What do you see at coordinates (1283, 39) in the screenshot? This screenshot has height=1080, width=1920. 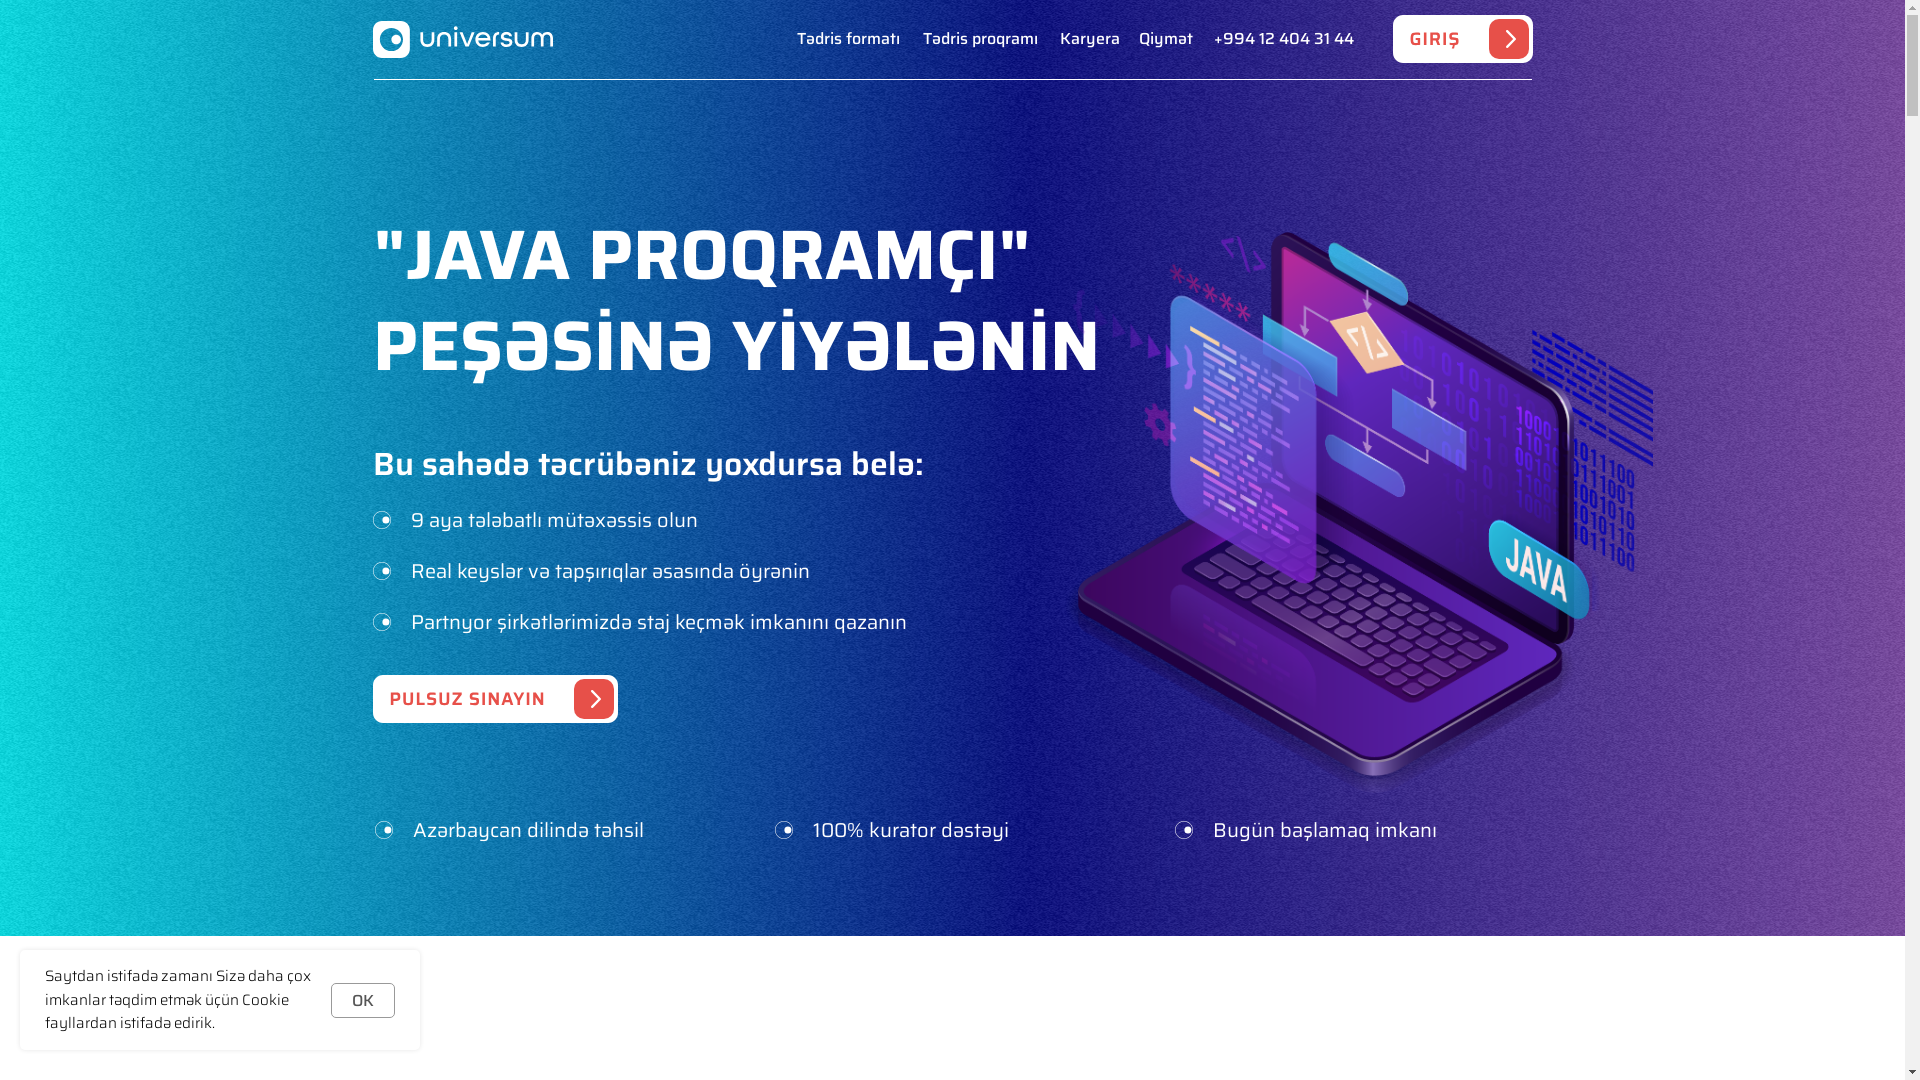 I see `'+994 12 404 31 44'` at bounding box center [1283, 39].